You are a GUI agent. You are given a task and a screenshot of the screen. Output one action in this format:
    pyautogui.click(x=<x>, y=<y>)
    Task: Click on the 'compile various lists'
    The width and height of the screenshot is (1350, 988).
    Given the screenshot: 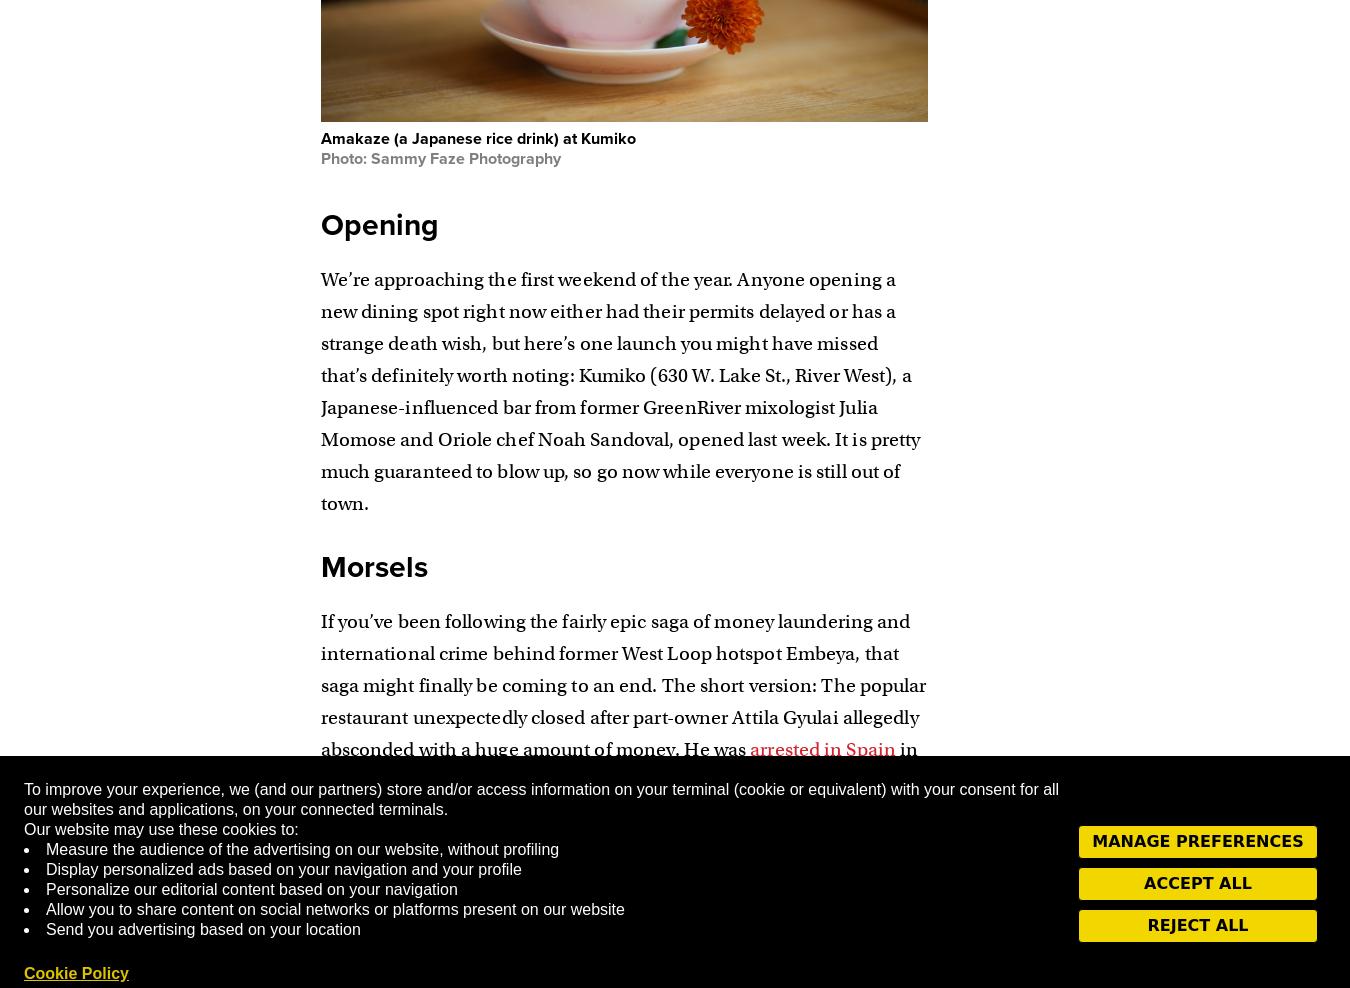 What is the action you would take?
    pyautogui.click(x=605, y=906)
    